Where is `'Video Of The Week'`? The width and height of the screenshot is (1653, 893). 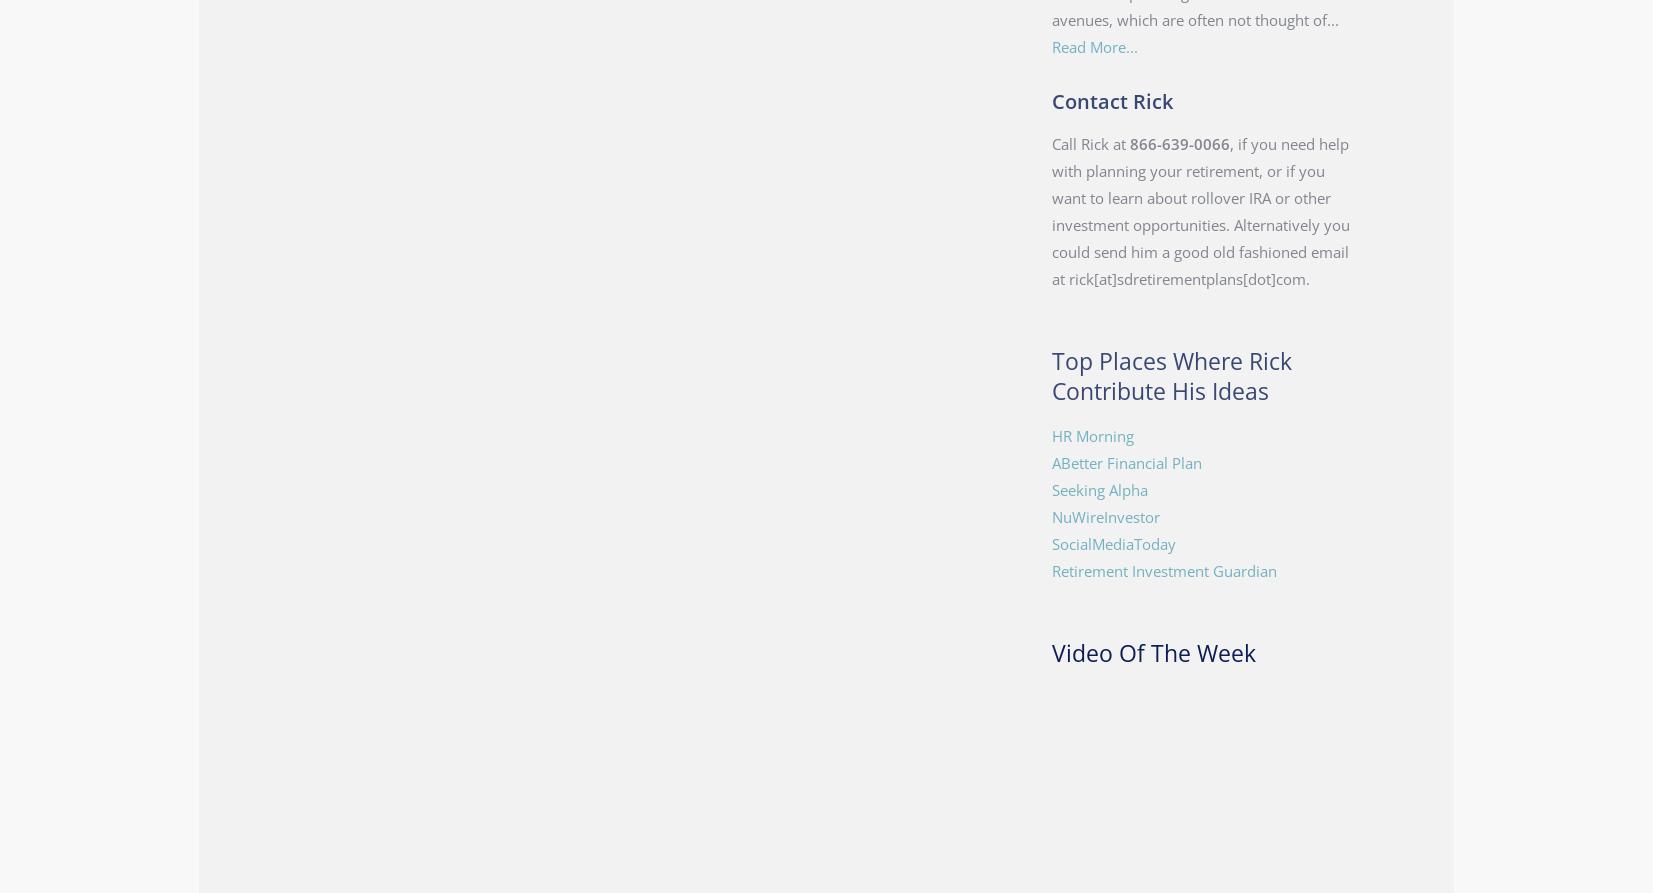 'Video Of The Week' is located at coordinates (1050, 653).